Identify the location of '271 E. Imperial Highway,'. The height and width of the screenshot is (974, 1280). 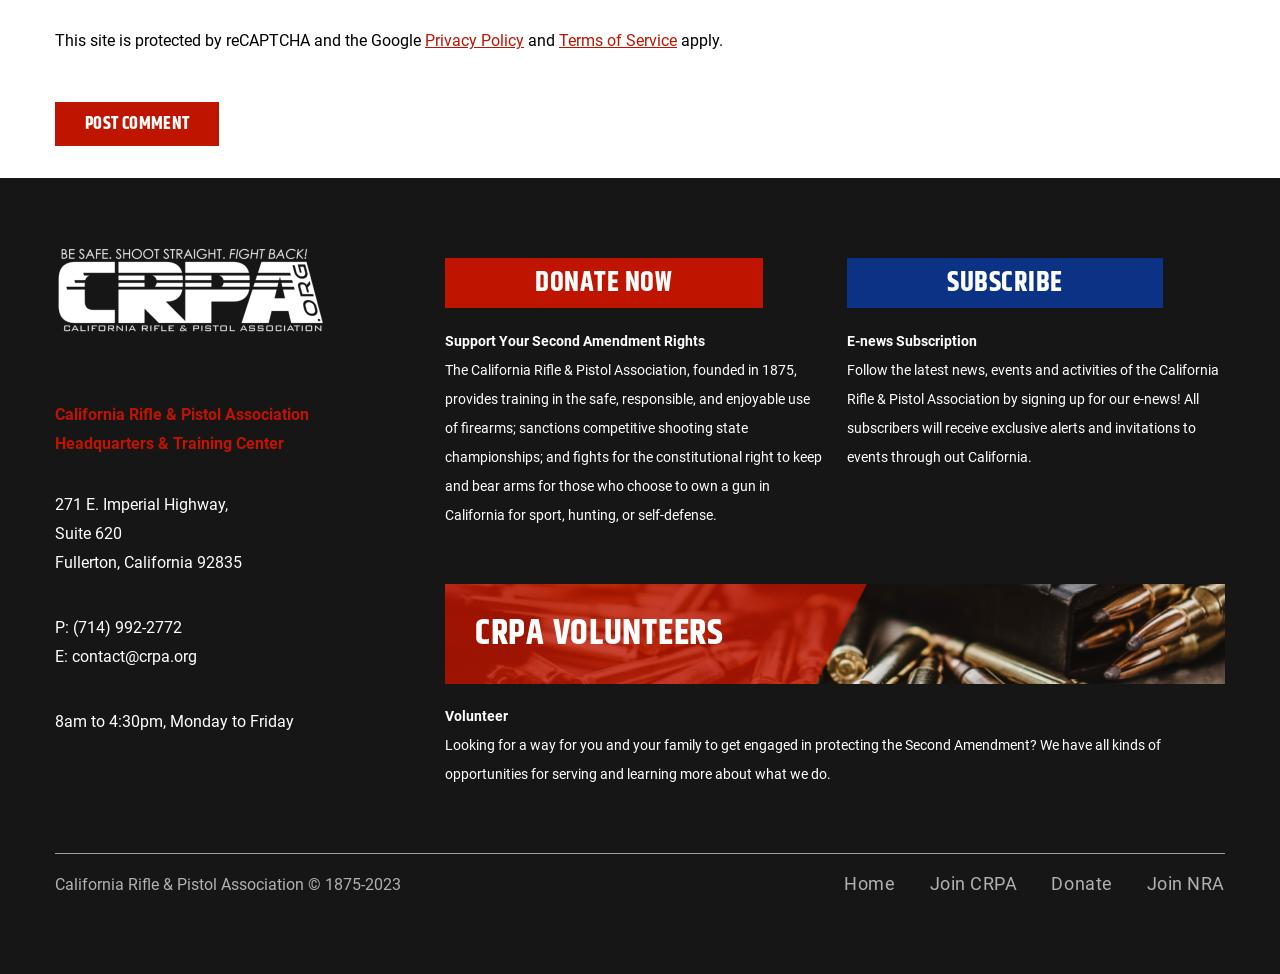
(140, 504).